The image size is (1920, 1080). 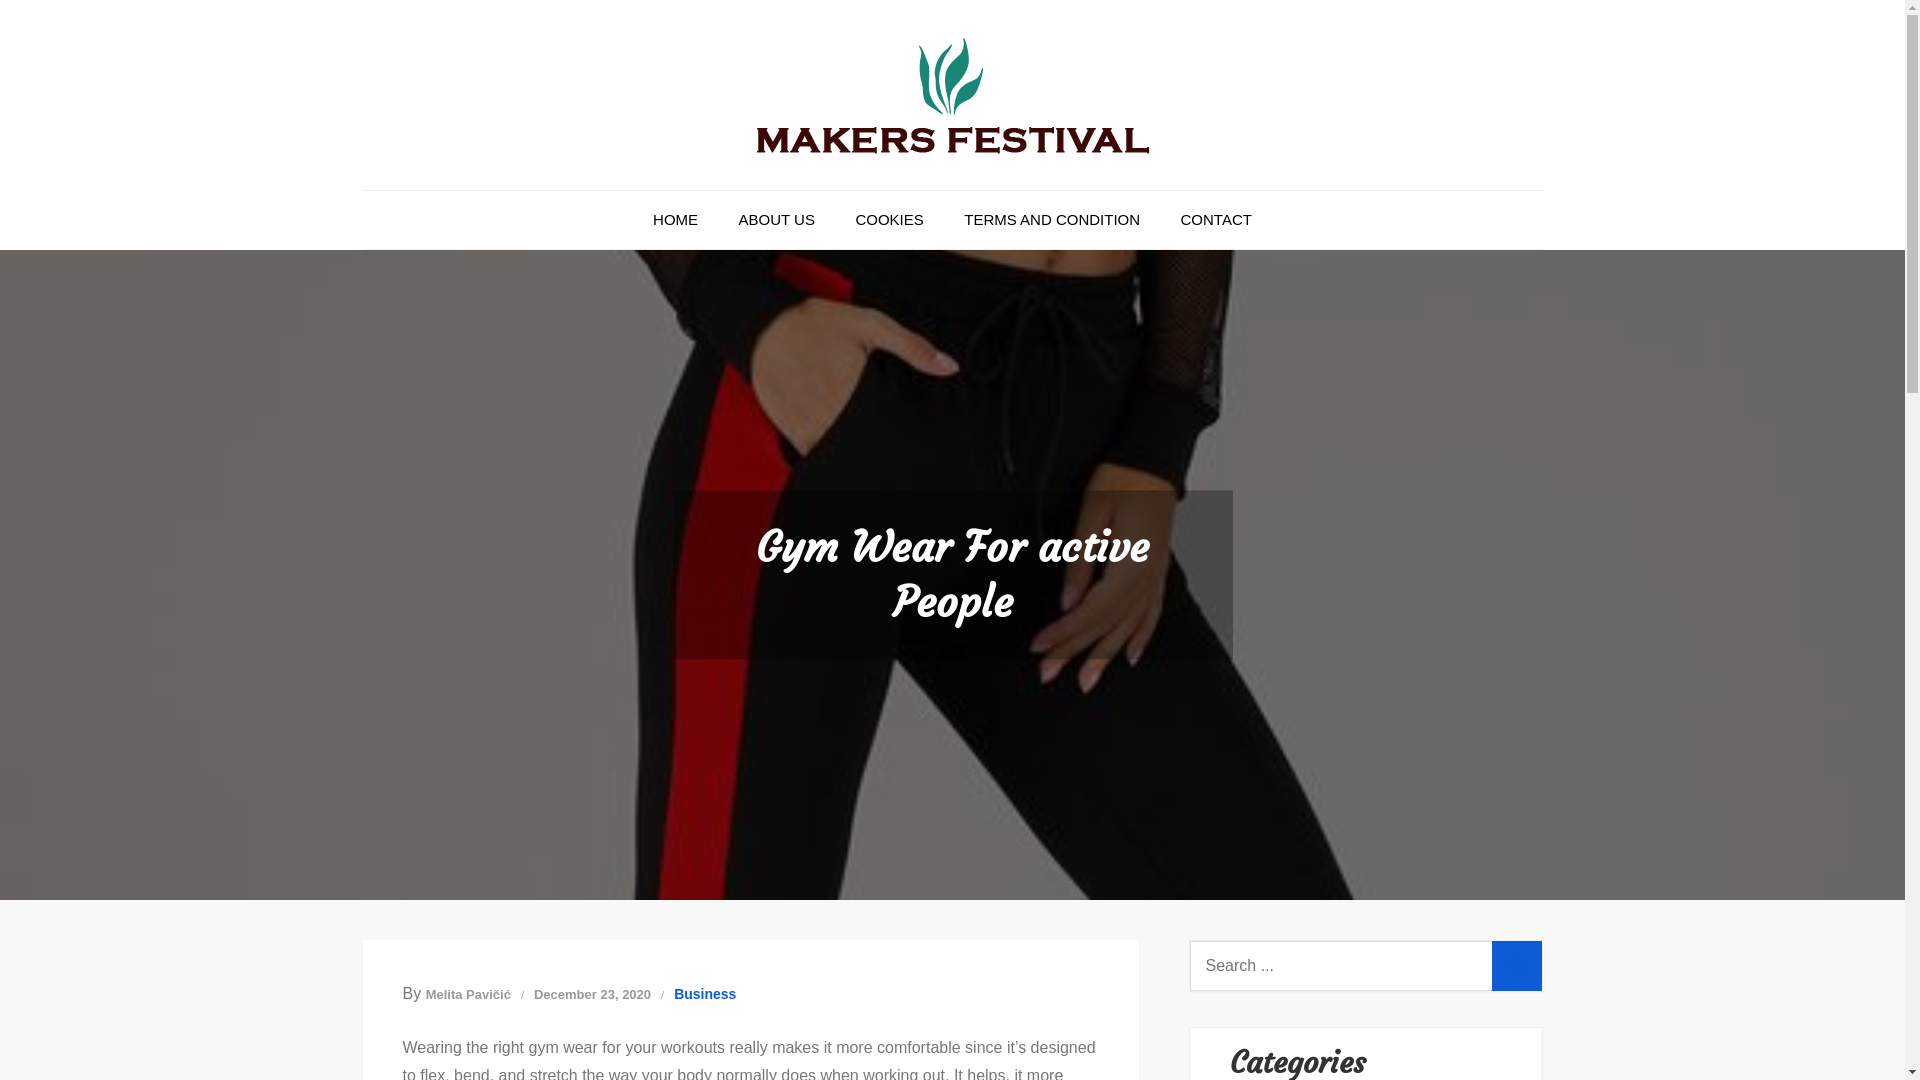 What do you see at coordinates (1162, 219) in the screenshot?
I see `'CONTACT'` at bounding box center [1162, 219].